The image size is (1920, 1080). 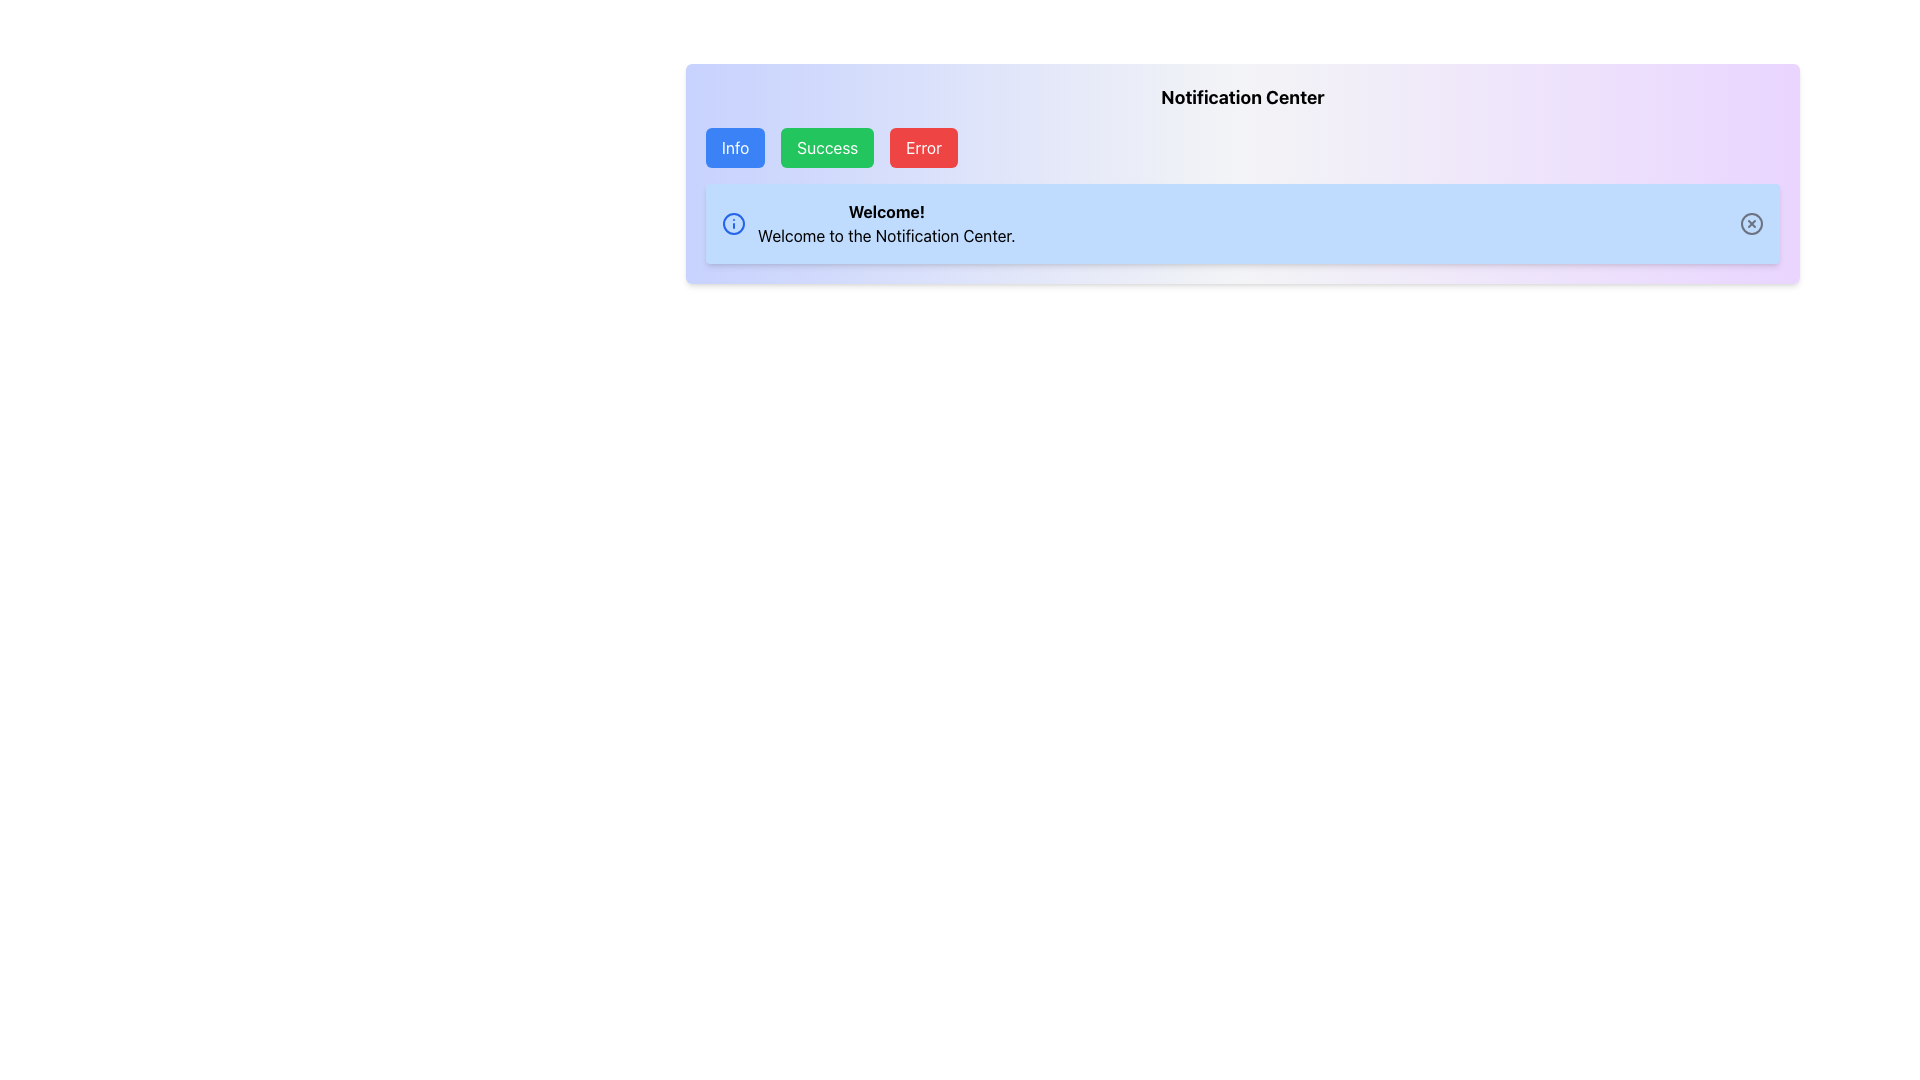 I want to click on the non-interactive SVG Circle that is part of an informational icon, located within a notification card to the left of the 'Welcome!' text block, so click(x=733, y=223).